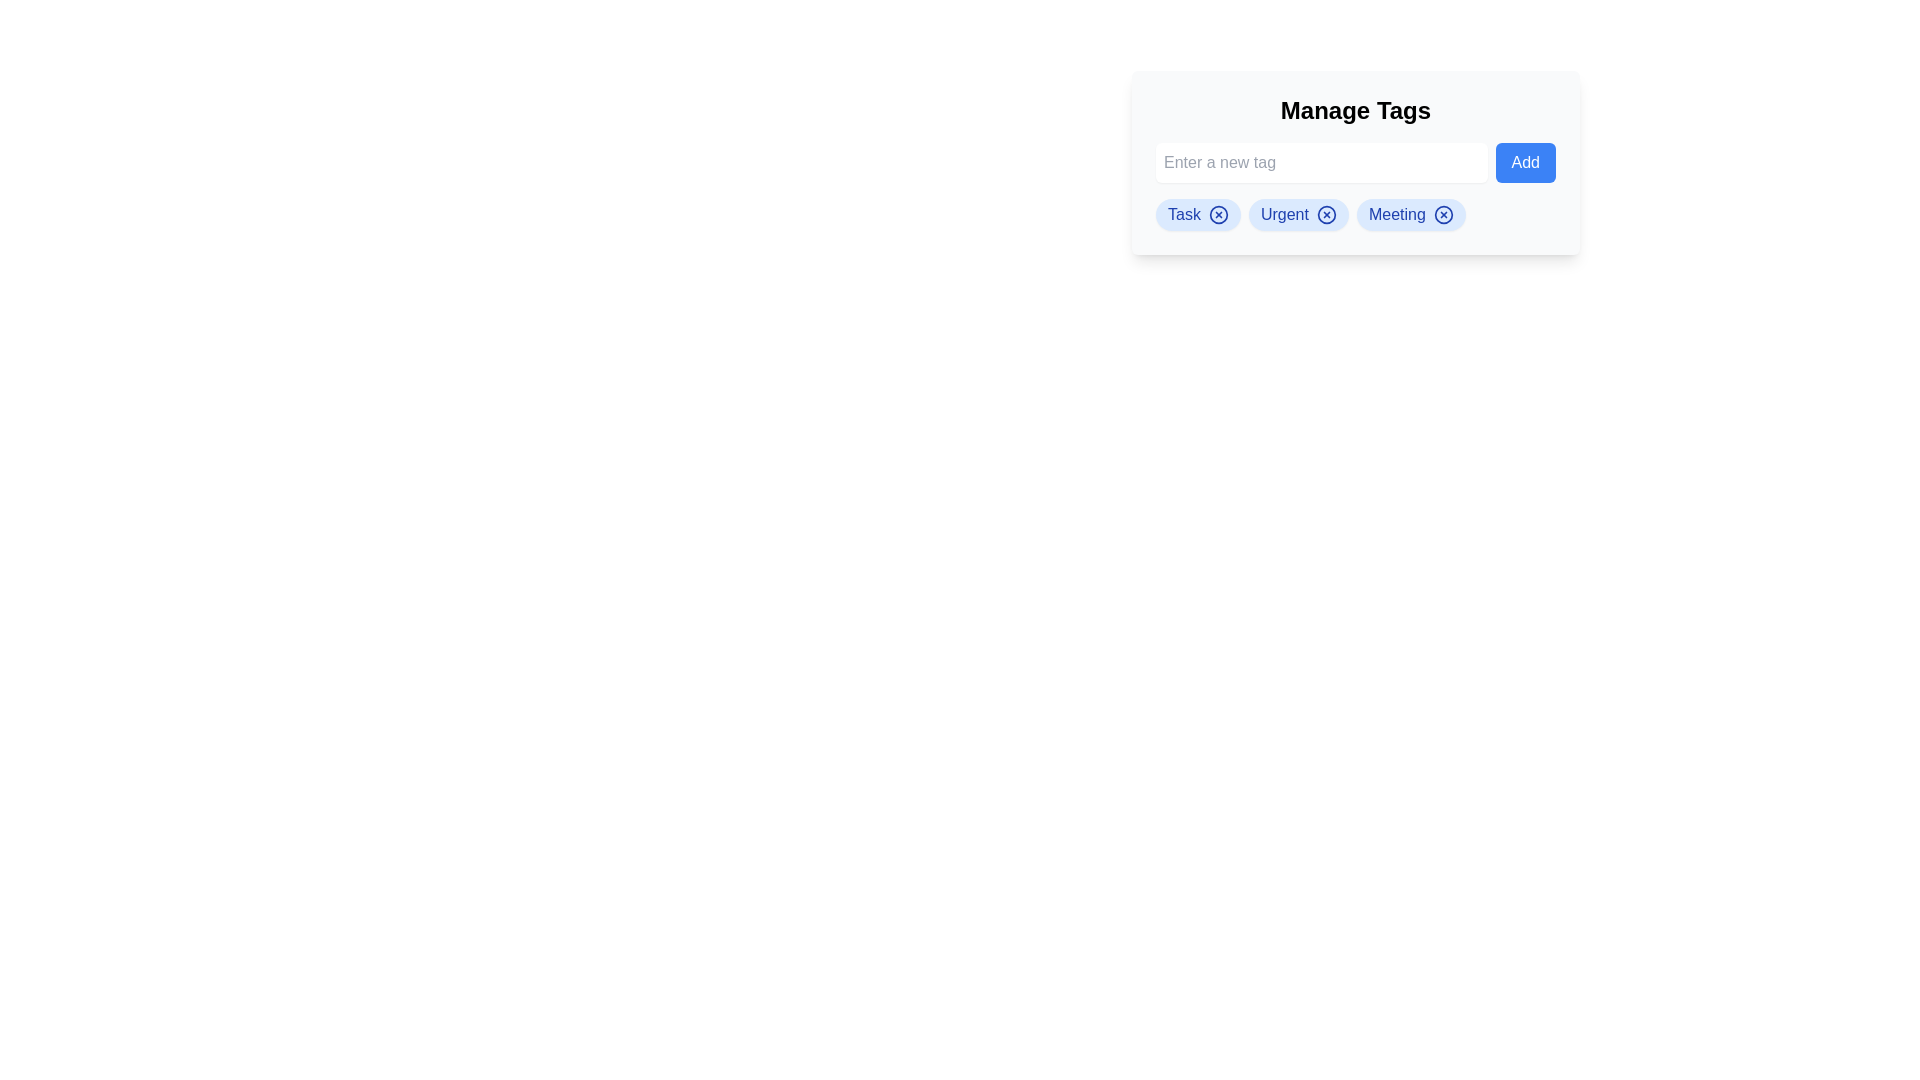 This screenshot has width=1920, height=1080. Describe the element at coordinates (1184, 215) in the screenshot. I see `the 'Task' label displayed within the 'Manage Tags' section to interact with it` at that location.